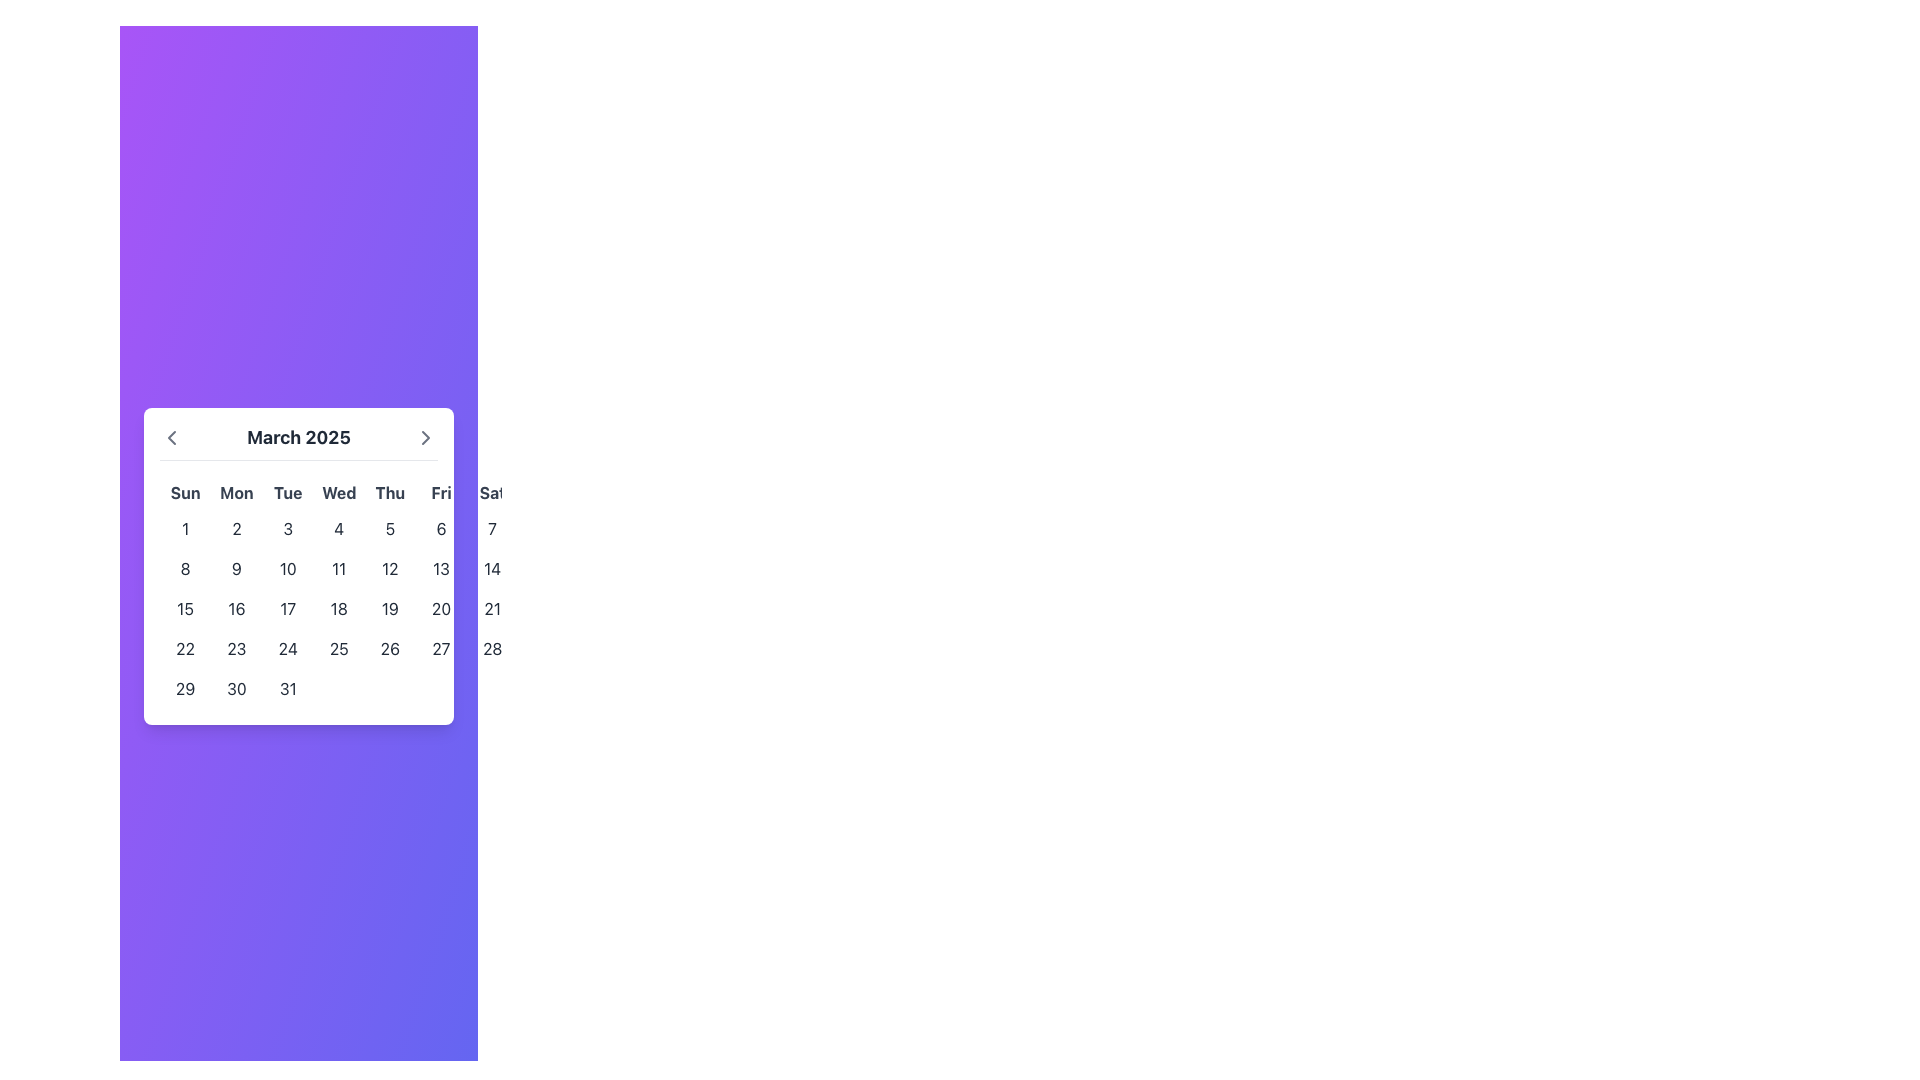  What do you see at coordinates (390, 568) in the screenshot?
I see `the button displaying the numeral '12', which is a non-interactive visual representation in a row of numbers between '8' and '14'` at bounding box center [390, 568].